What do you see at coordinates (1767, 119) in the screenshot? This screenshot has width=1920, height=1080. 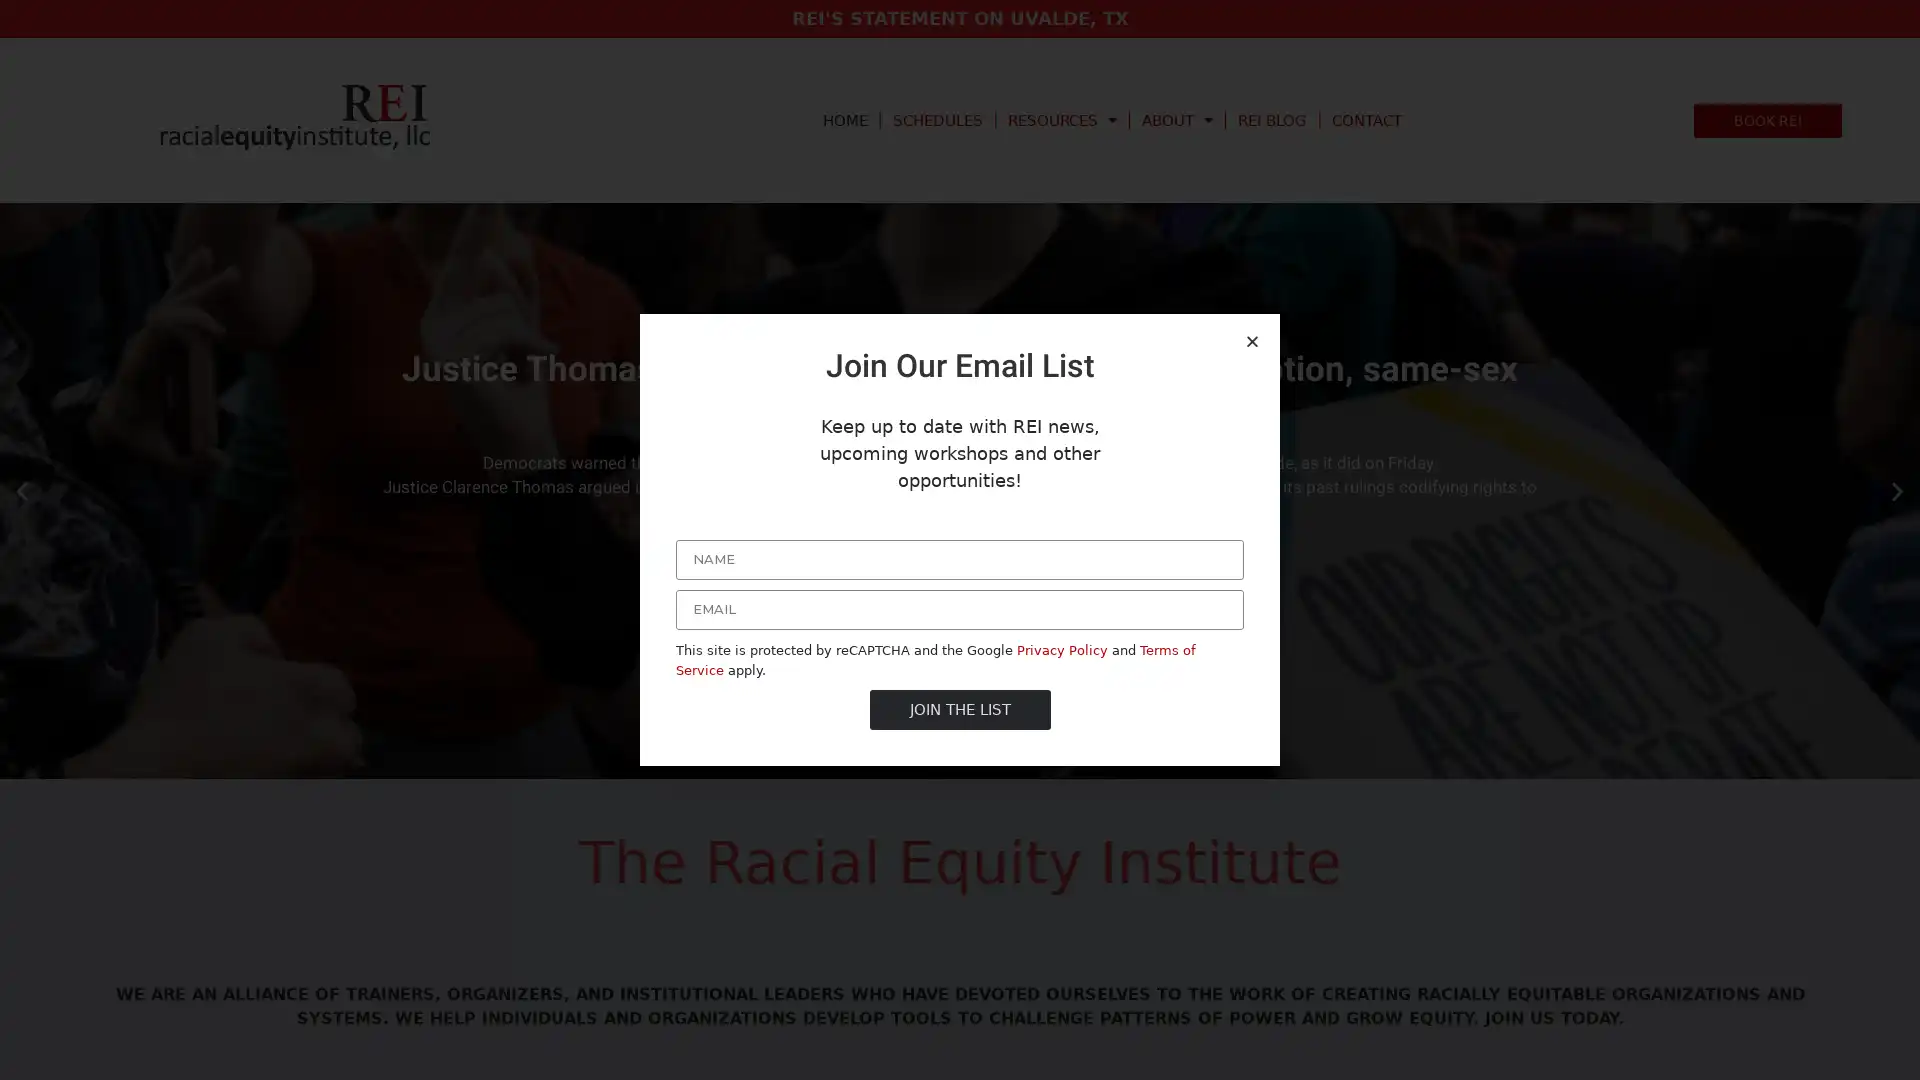 I see `BOOK REI` at bounding box center [1767, 119].